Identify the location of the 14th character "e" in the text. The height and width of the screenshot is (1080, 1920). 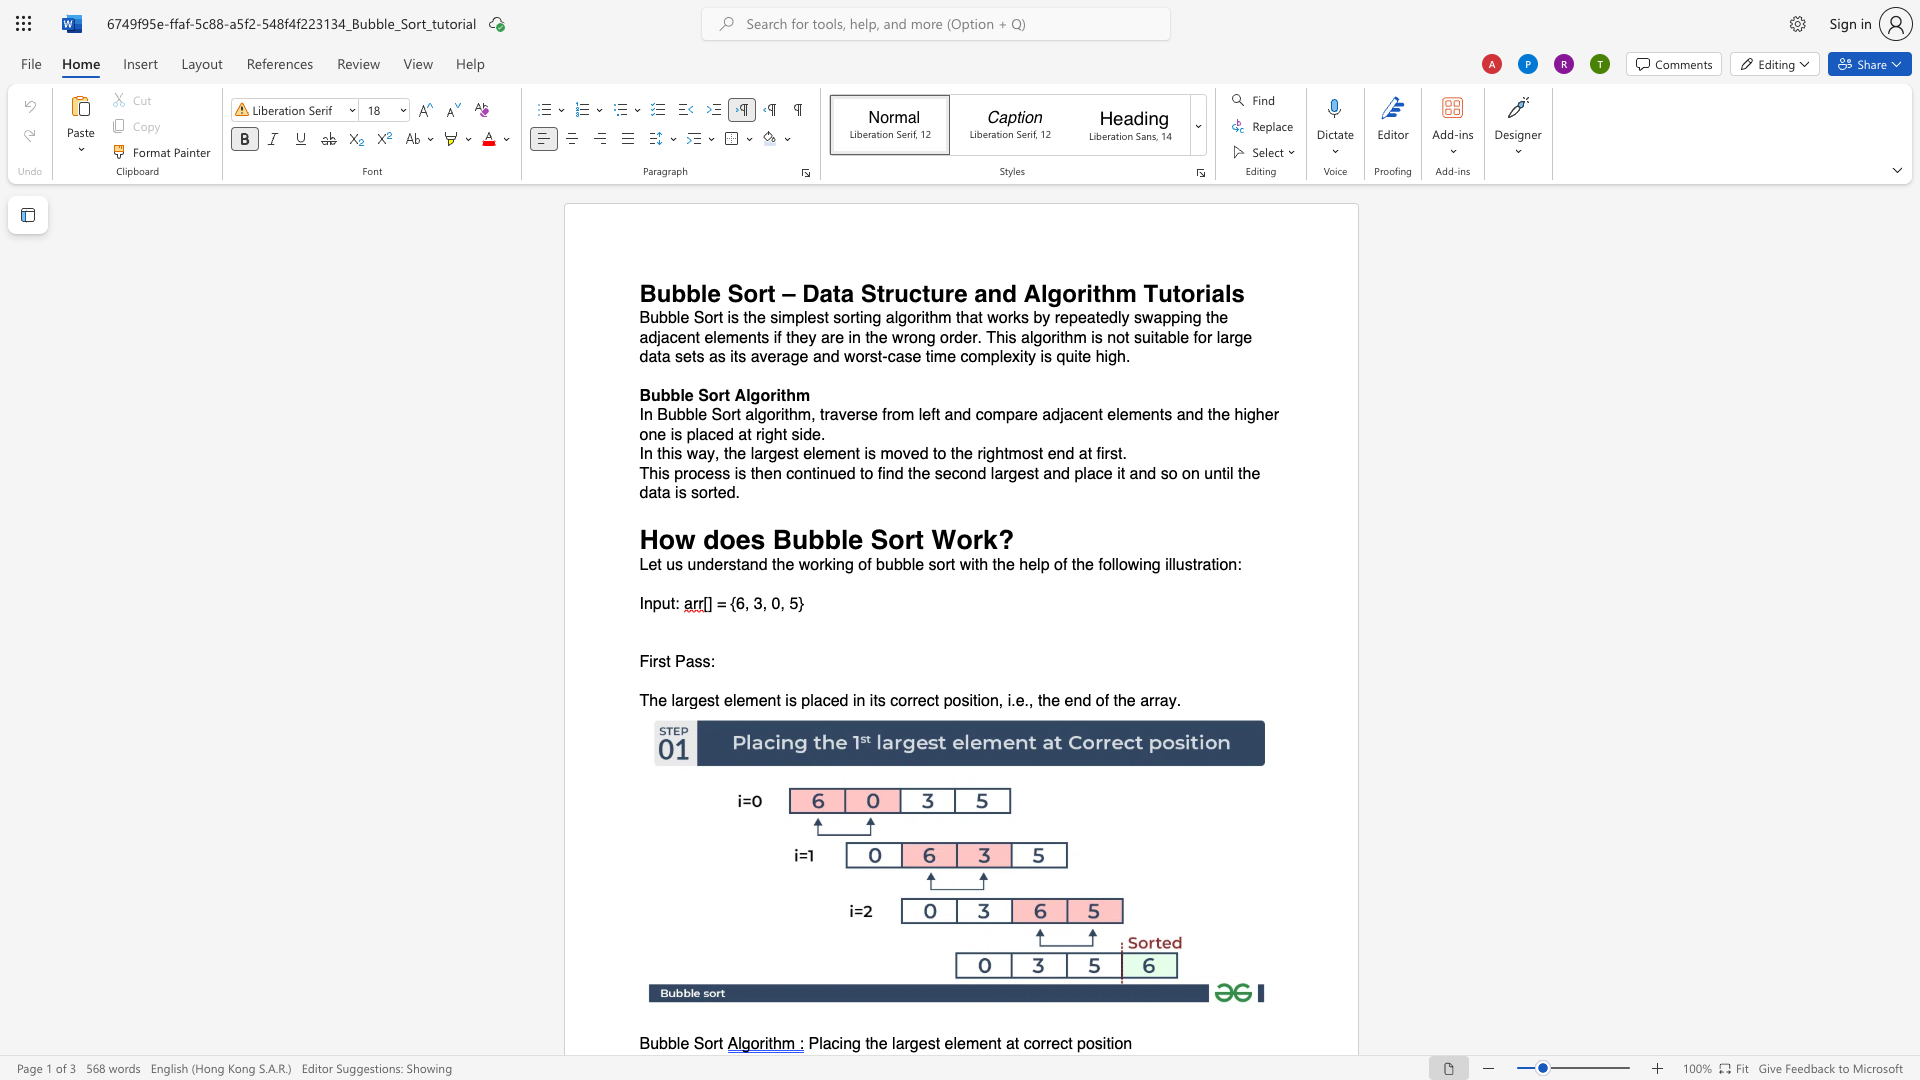
(882, 336).